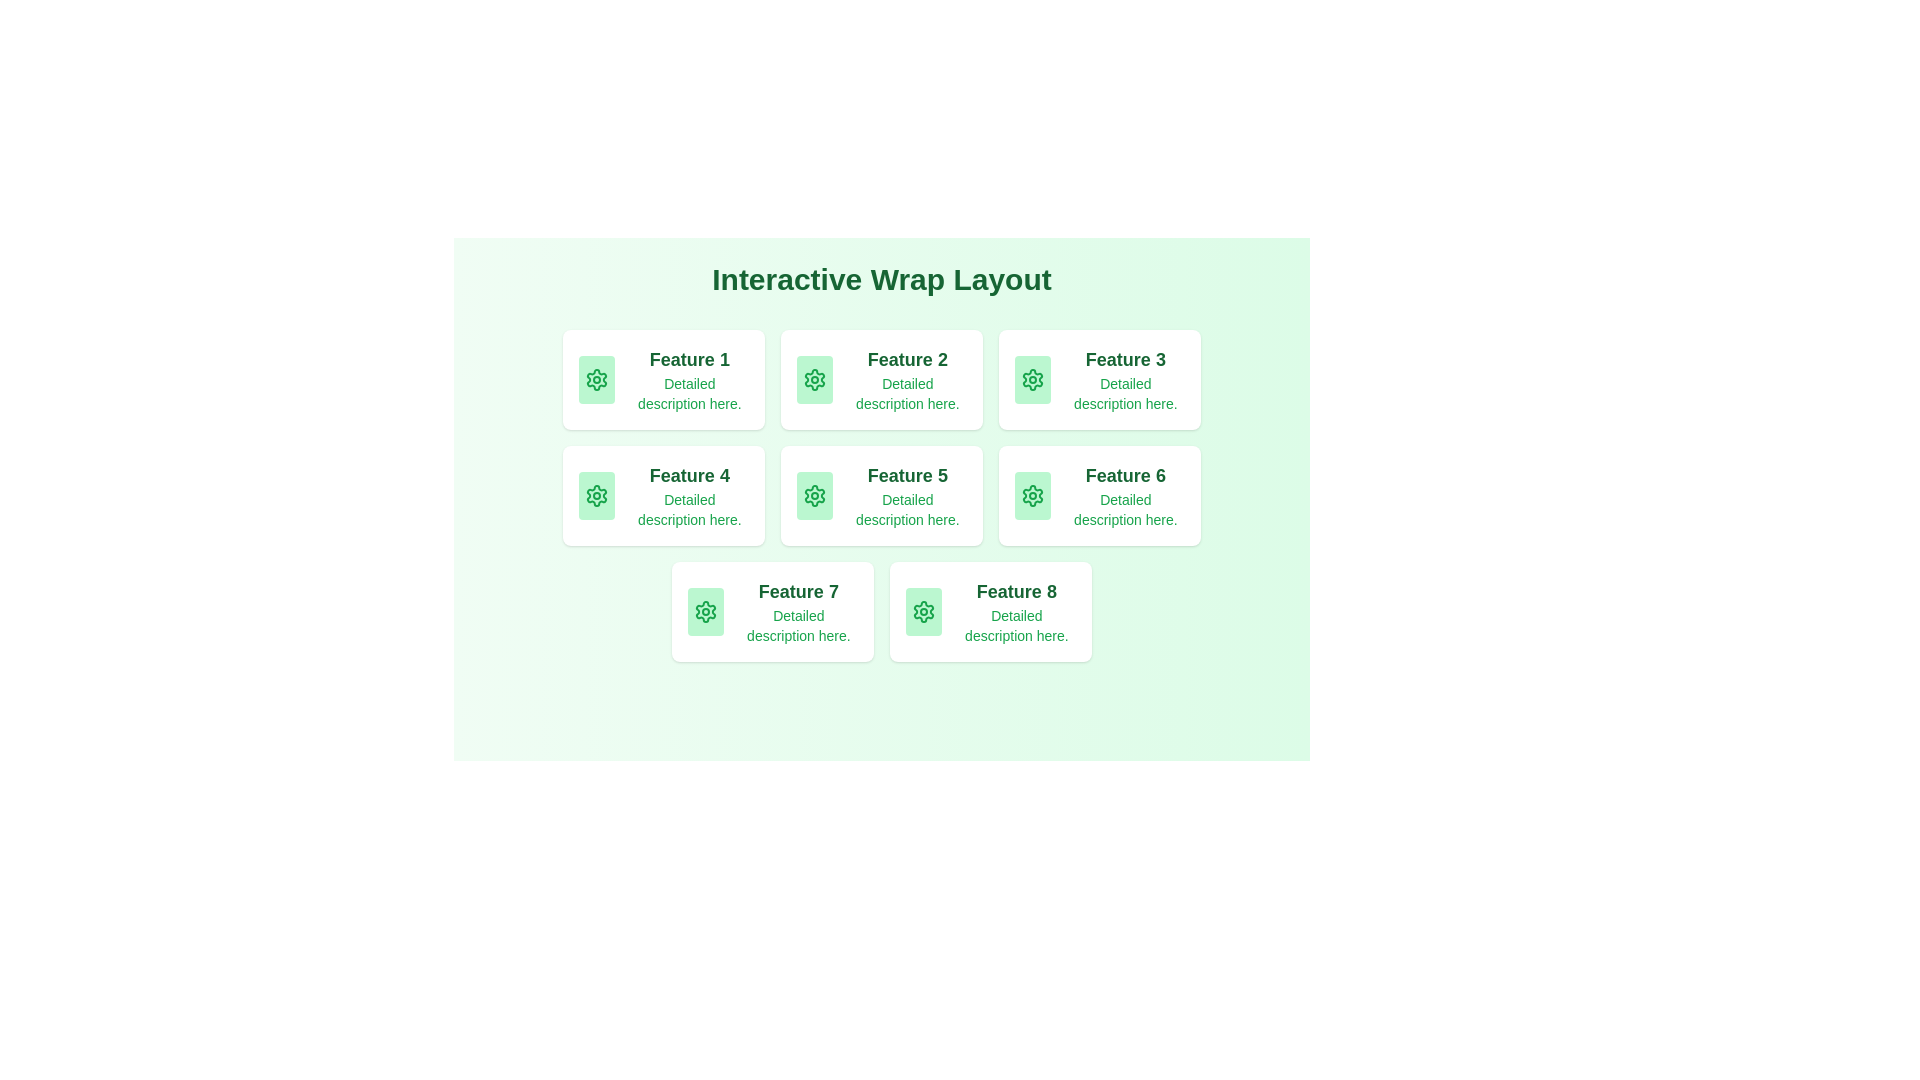 This screenshot has height=1080, width=1920. What do you see at coordinates (881, 495) in the screenshot?
I see `the fifth card featuring a green gear icon on the left, labeled 'Feature 5' in bold text on the right` at bounding box center [881, 495].